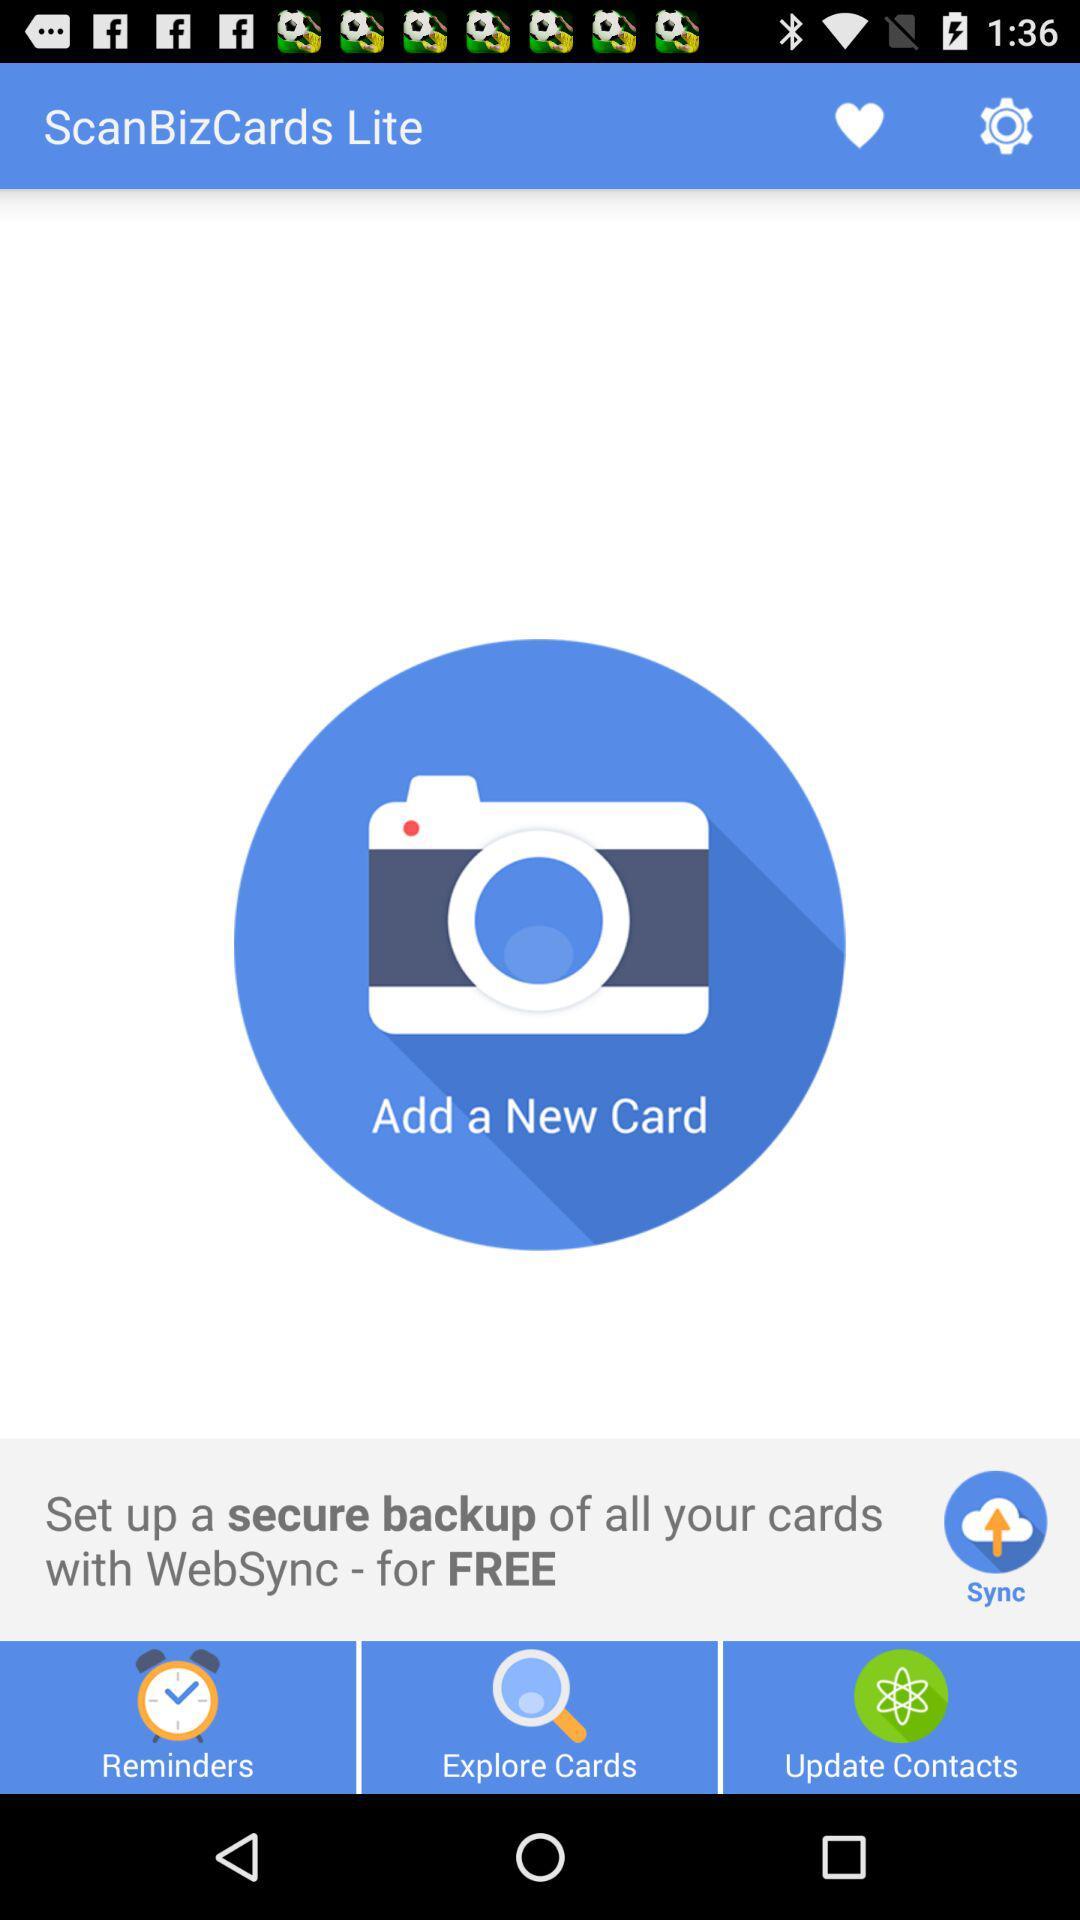  Describe the element at coordinates (538, 1716) in the screenshot. I see `item next to reminders` at that location.